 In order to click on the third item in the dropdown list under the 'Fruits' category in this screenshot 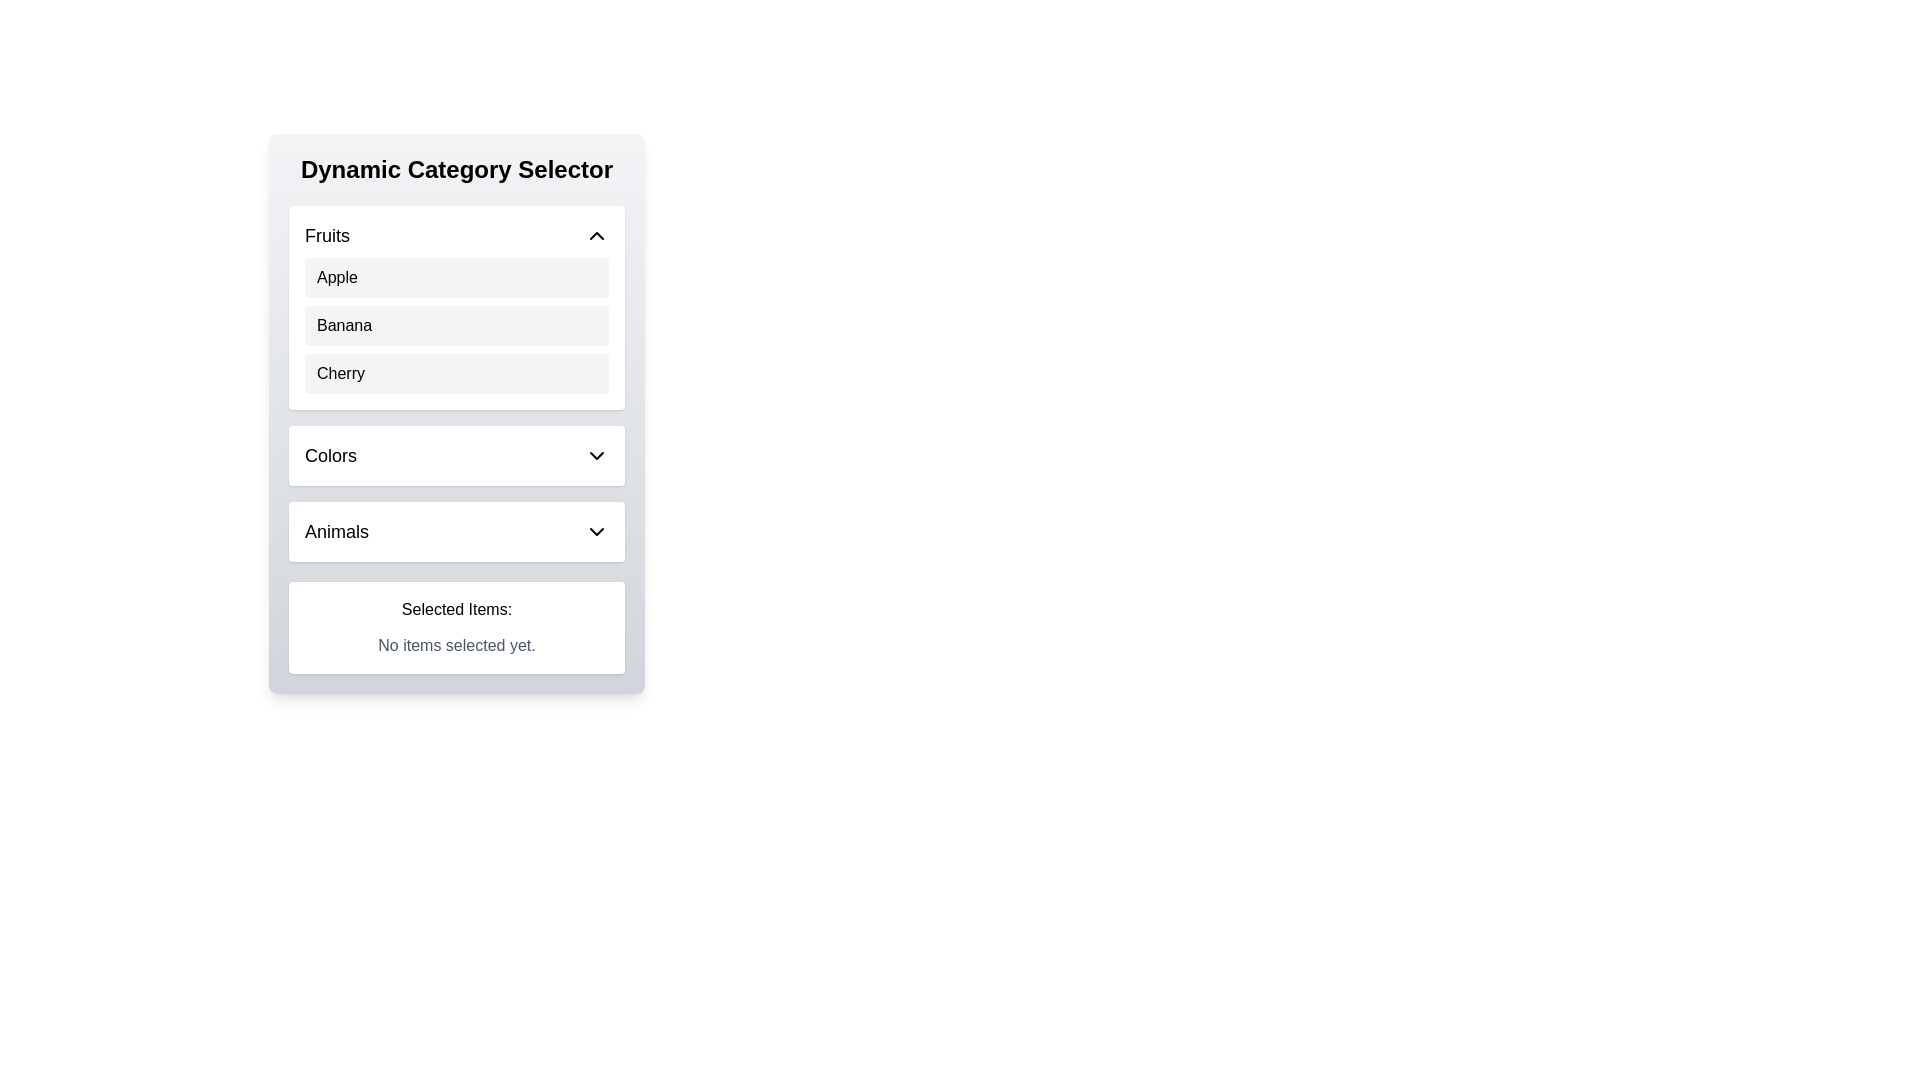, I will do `click(455, 374)`.